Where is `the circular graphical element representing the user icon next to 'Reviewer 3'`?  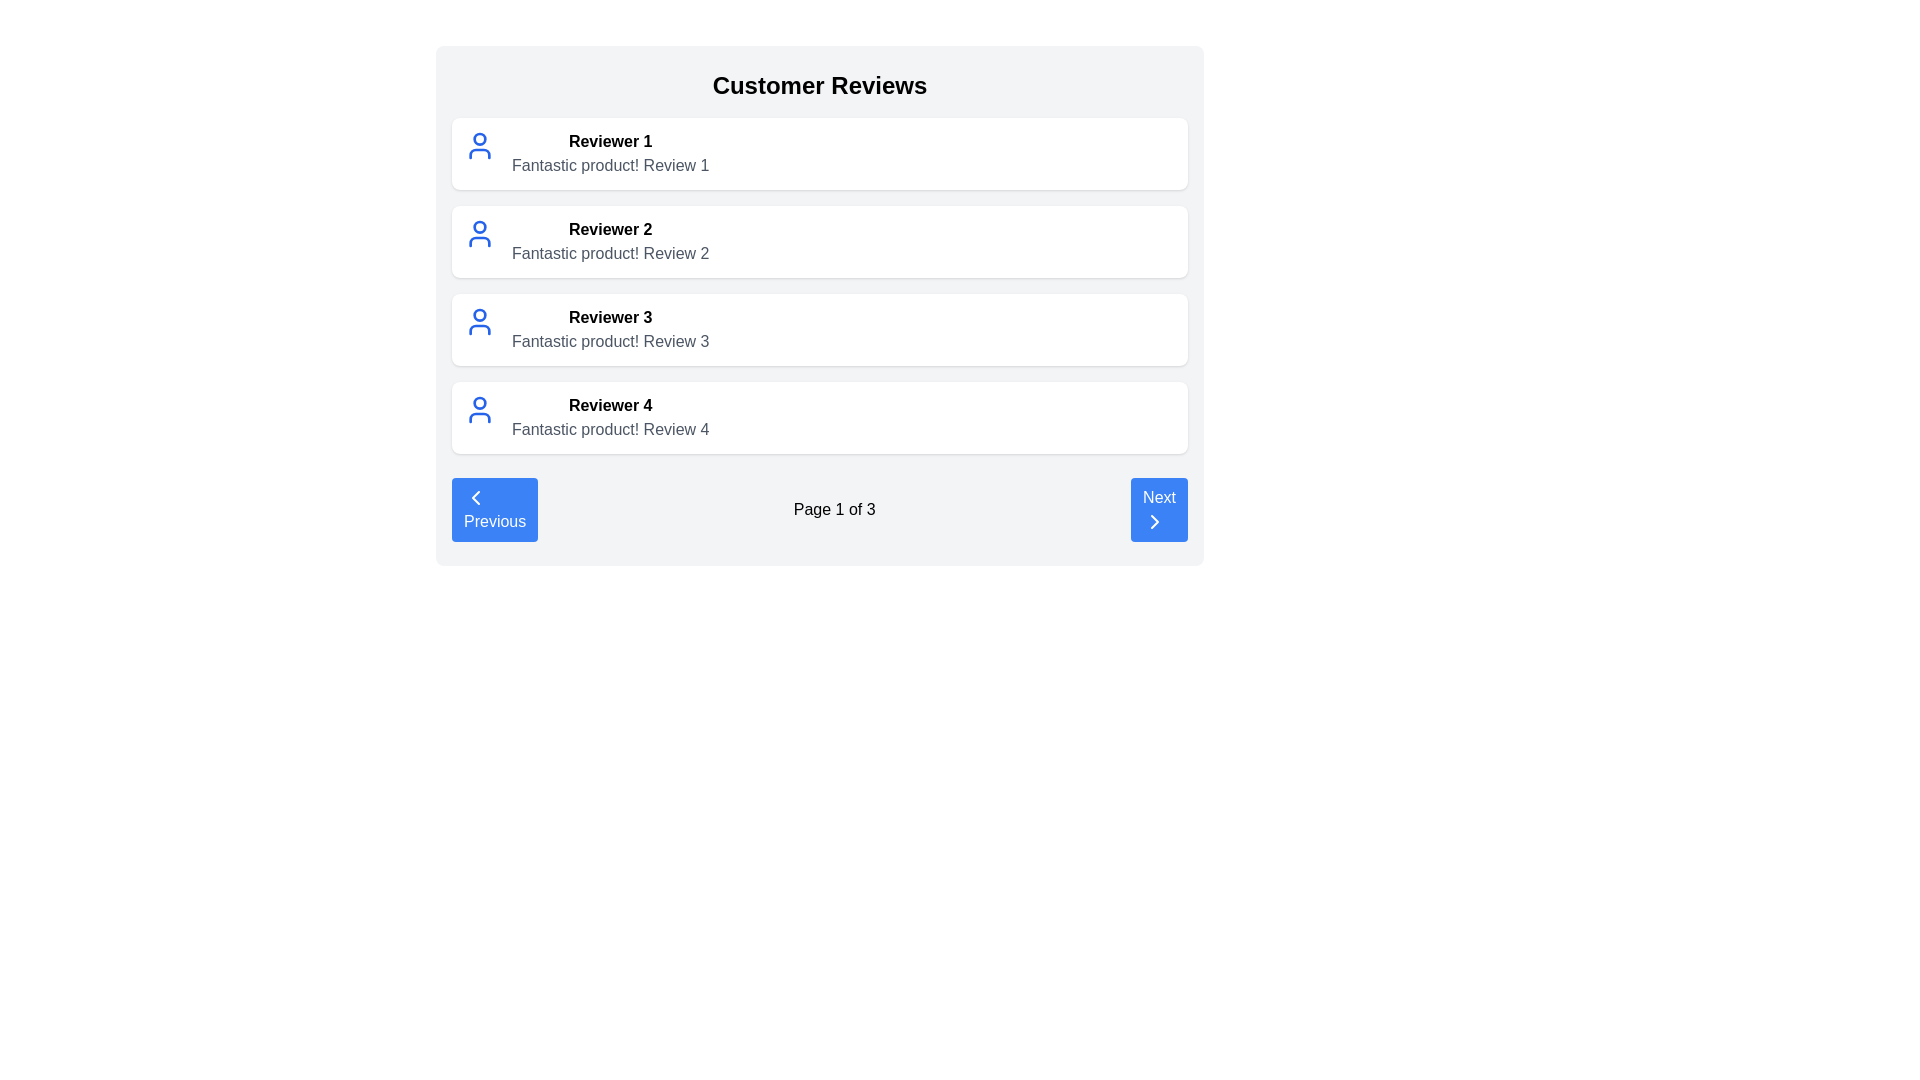
the circular graphical element representing the user icon next to 'Reviewer 3' is located at coordinates (480, 315).